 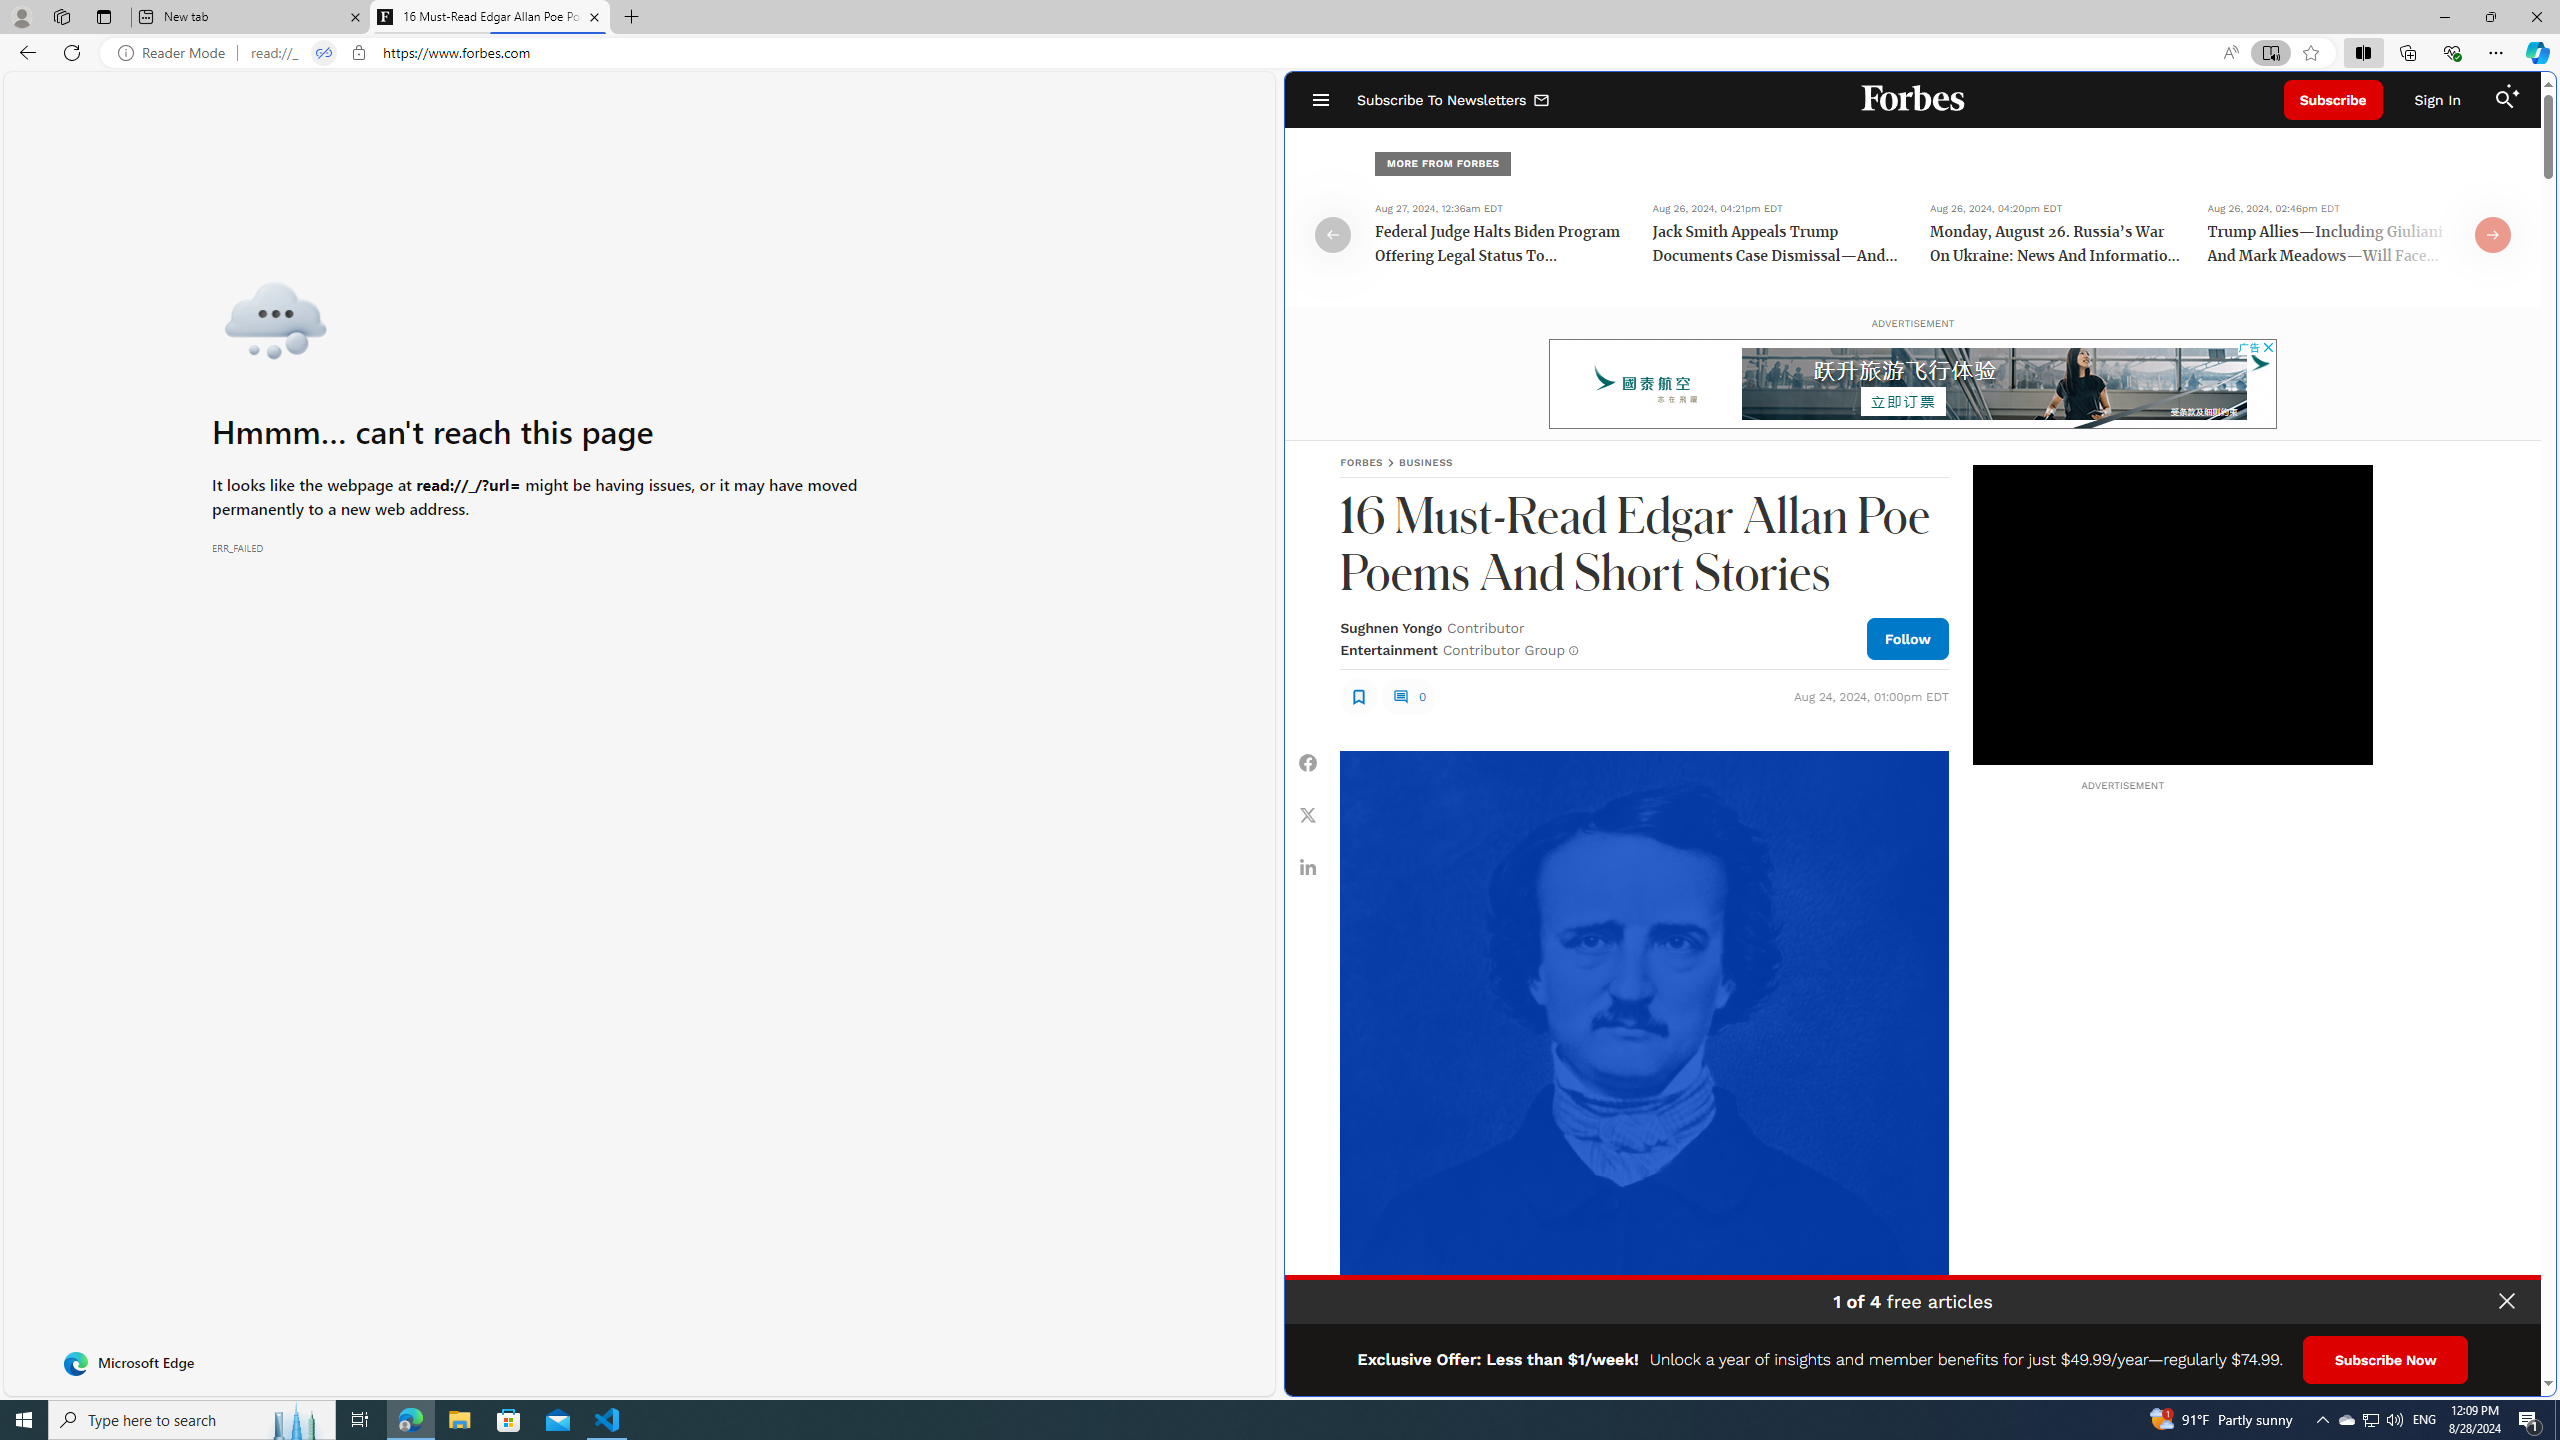 What do you see at coordinates (2492, 233) in the screenshot?
I see `'Class: fs-icon fs-icon--arrow-right'` at bounding box center [2492, 233].